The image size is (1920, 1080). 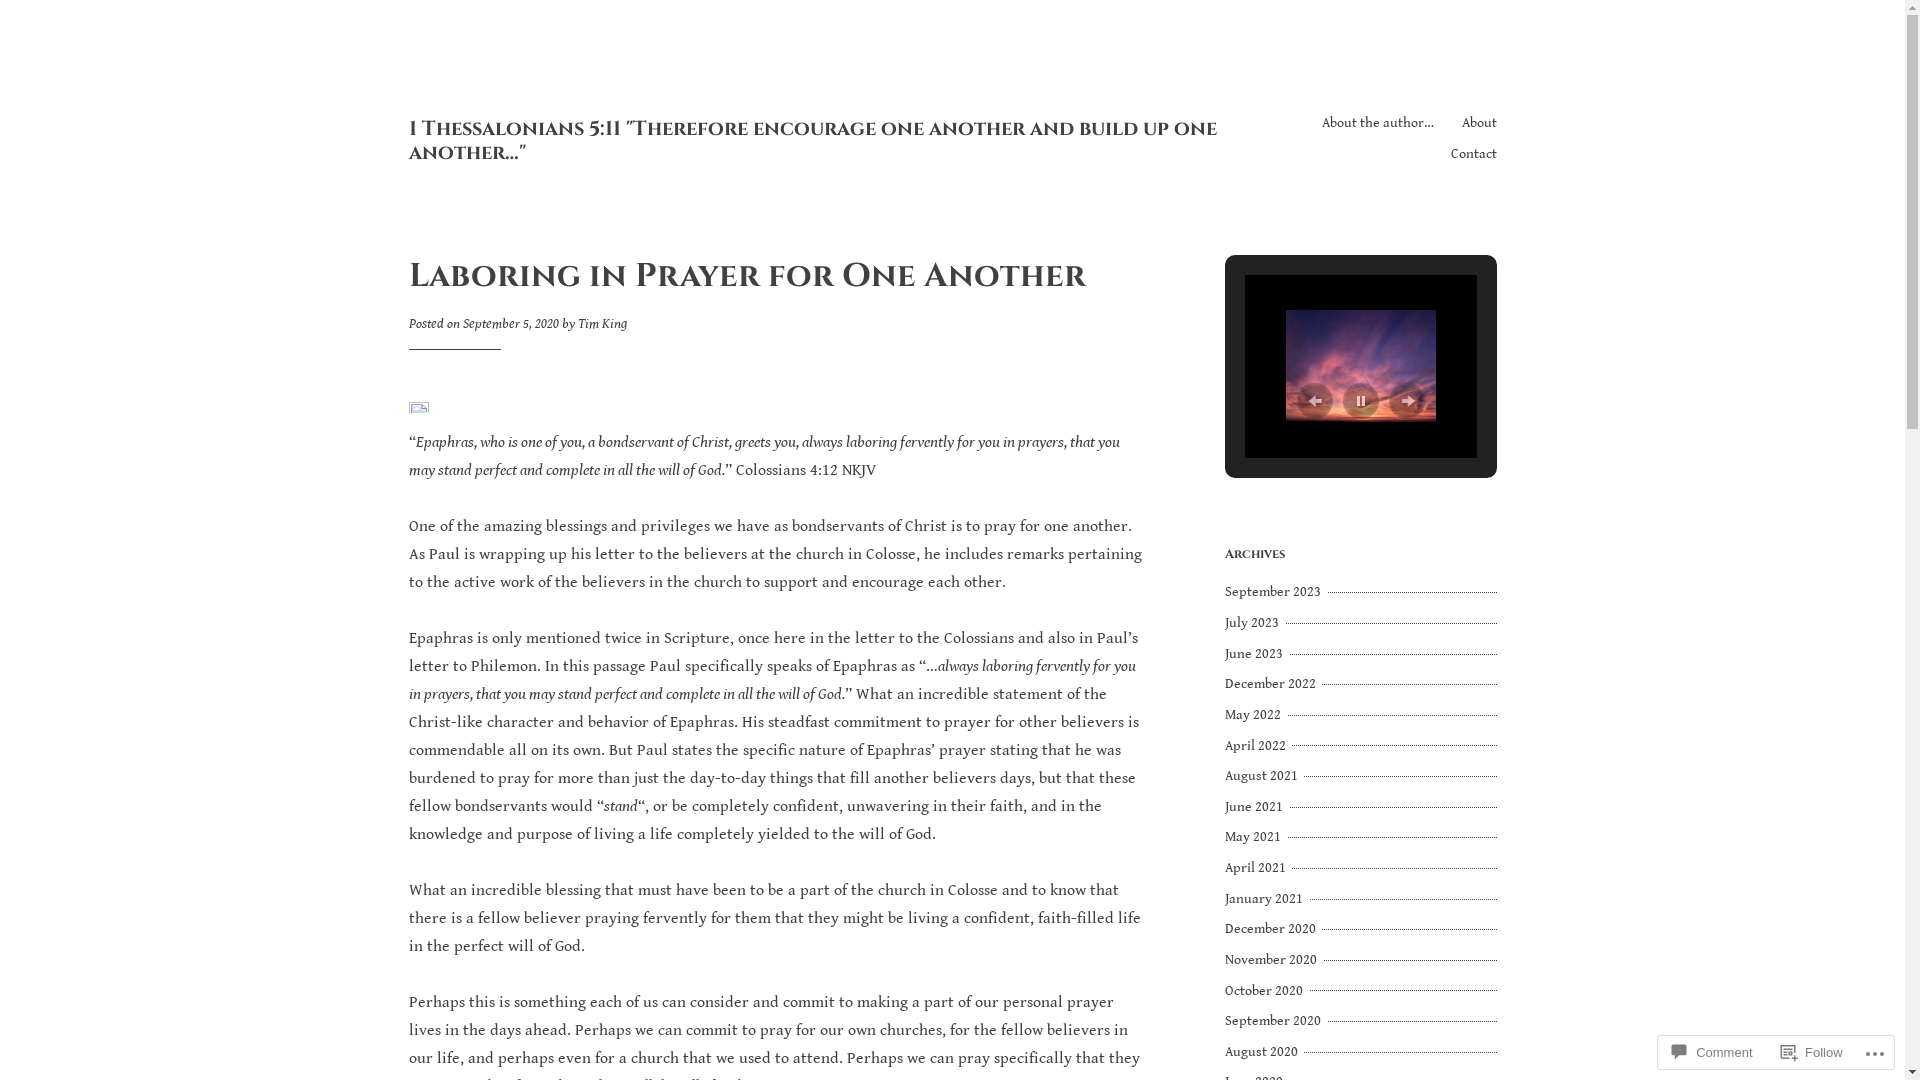 What do you see at coordinates (1274, 590) in the screenshot?
I see `'September 2023'` at bounding box center [1274, 590].